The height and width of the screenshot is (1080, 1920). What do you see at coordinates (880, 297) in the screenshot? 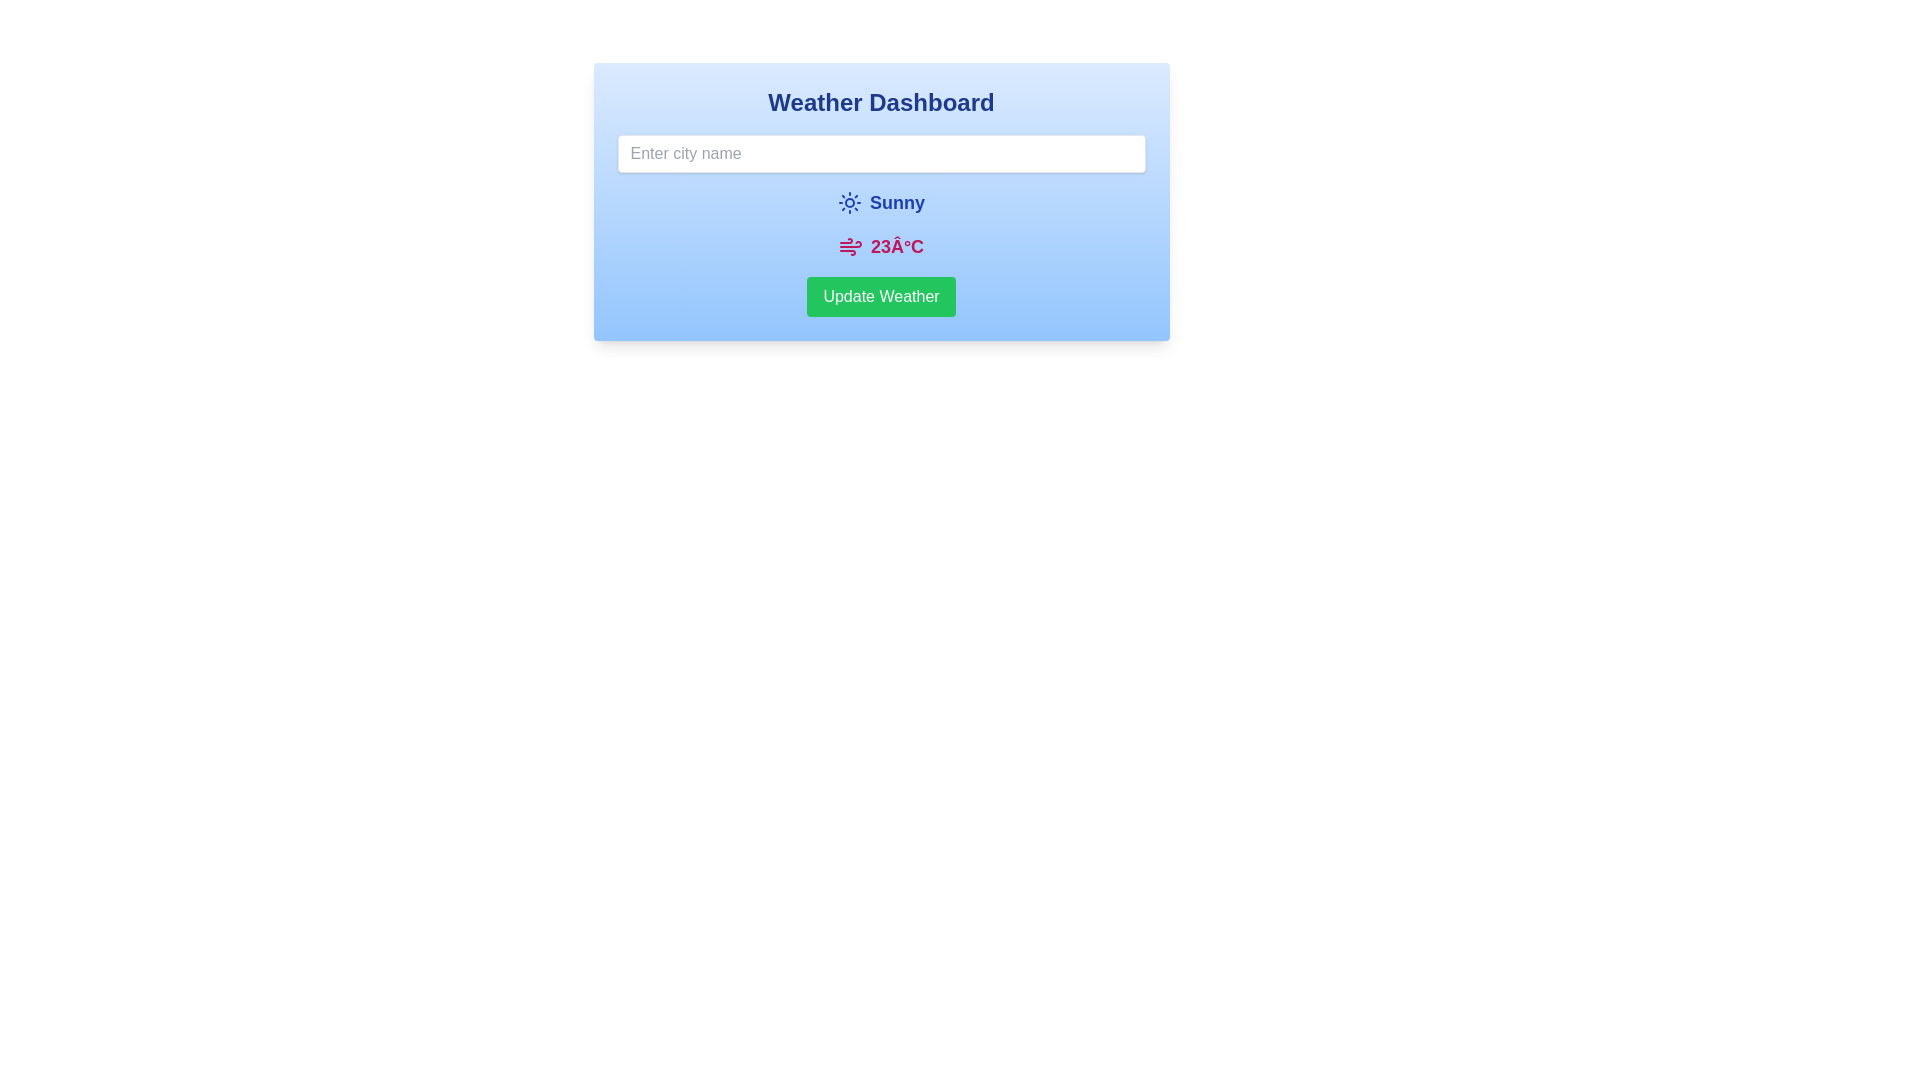
I see `the weather update button located beneath the temperature and weather status information to trigger hover effects` at bounding box center [880, 297].